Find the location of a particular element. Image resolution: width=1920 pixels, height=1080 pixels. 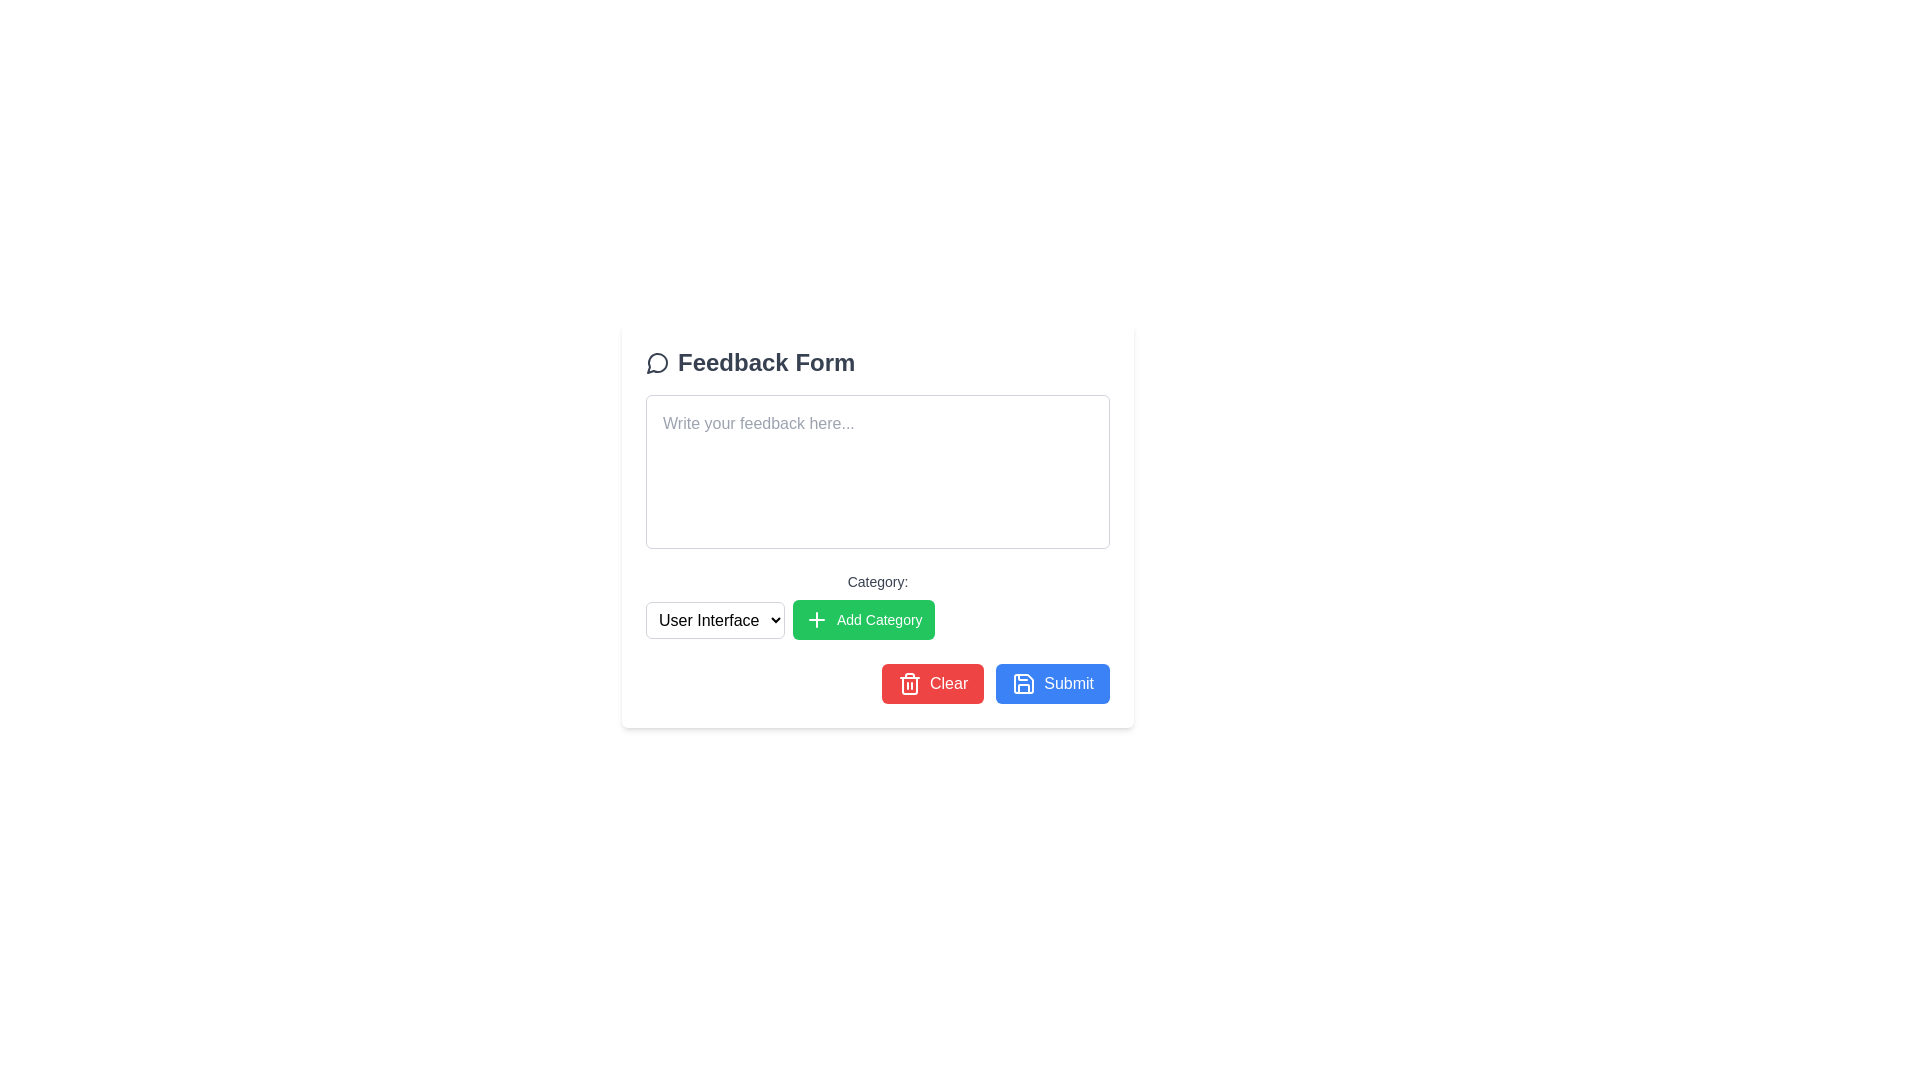

the button to the right of the 'User Interface' dropdown menu in the 'Category' section of the 'Feedback Form' is located at coordinates (878, 604).